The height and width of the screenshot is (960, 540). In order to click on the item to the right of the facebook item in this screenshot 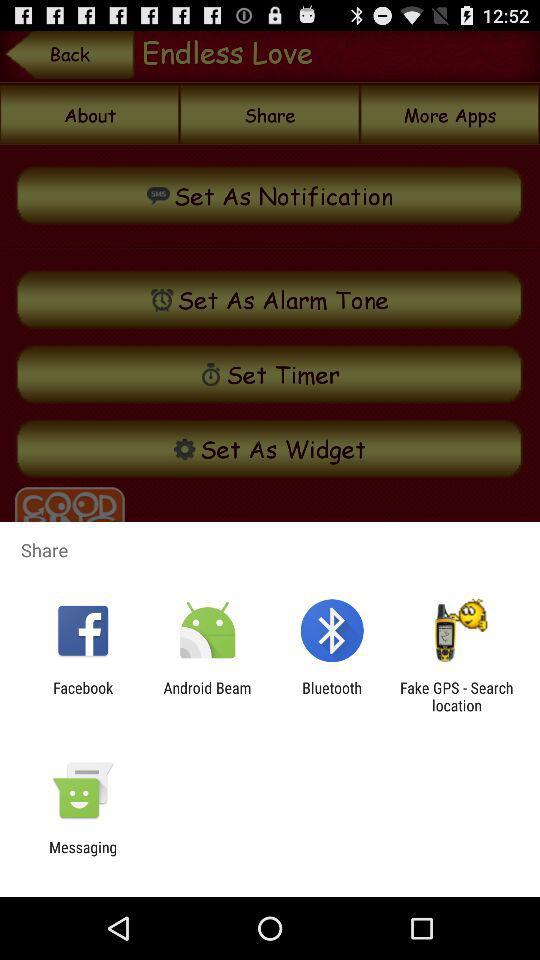, I will do `click(206, 696)`.